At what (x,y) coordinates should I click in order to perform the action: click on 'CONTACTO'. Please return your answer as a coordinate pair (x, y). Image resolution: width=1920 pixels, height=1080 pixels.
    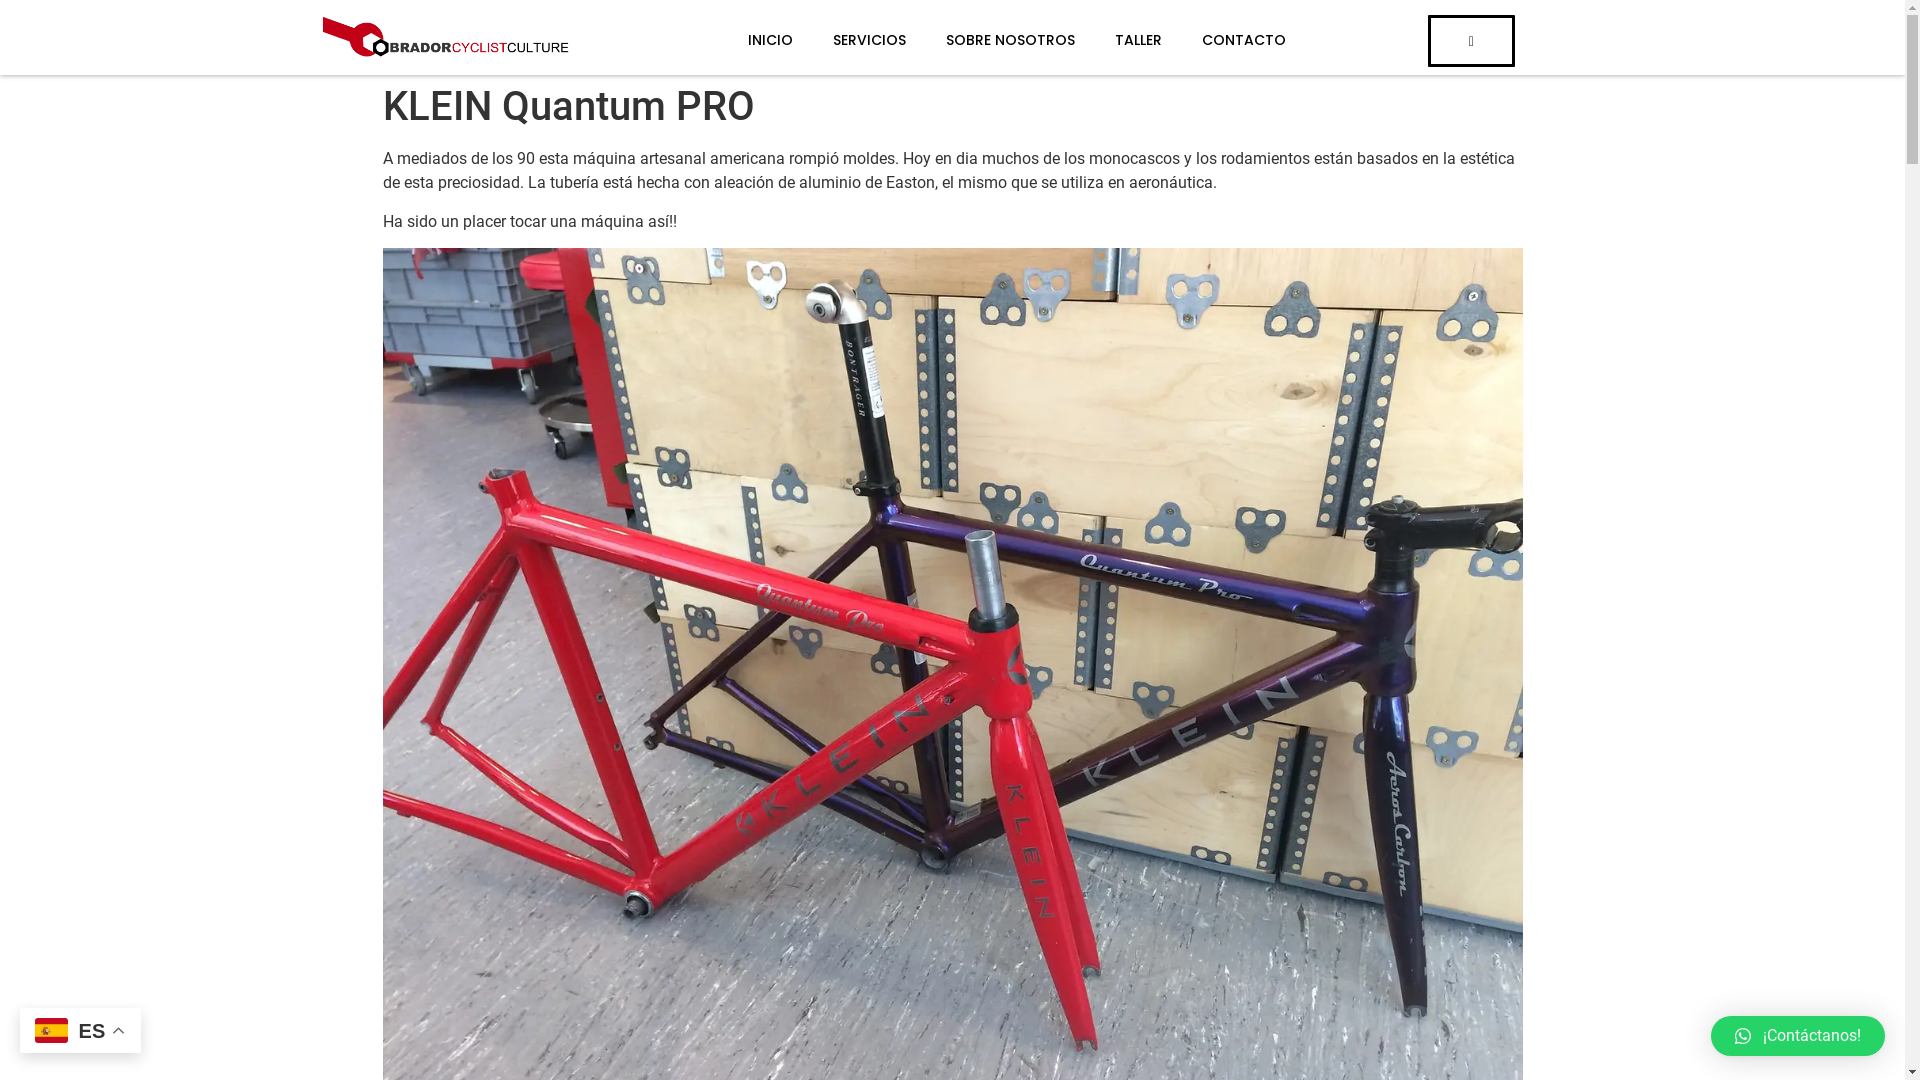
    Looking at the image, I should click on (1223, 40).